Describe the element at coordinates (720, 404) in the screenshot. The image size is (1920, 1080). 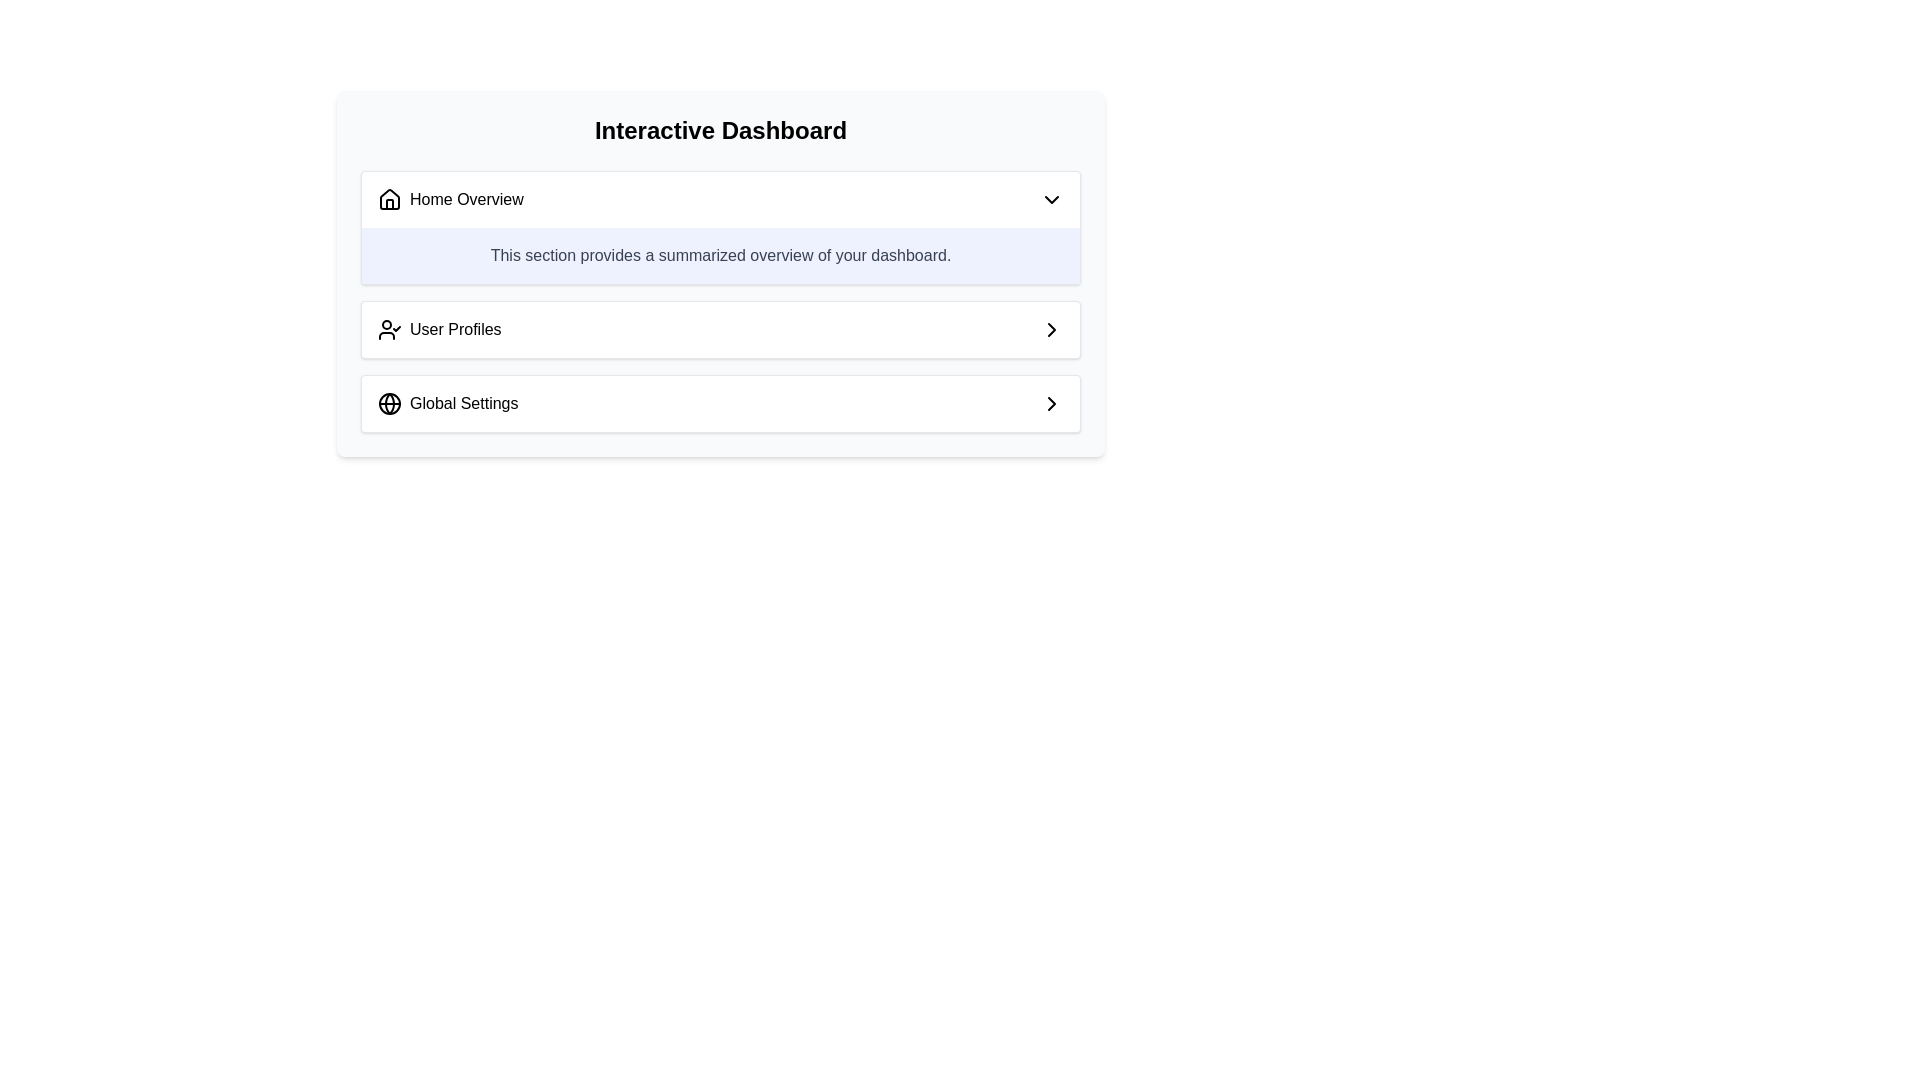
I see `the button-like interactive element for 'Global Settings' located in the lower portion of the 'Interactive Dashboard', which is the third item in the list below 'User Profiles'` at that location.